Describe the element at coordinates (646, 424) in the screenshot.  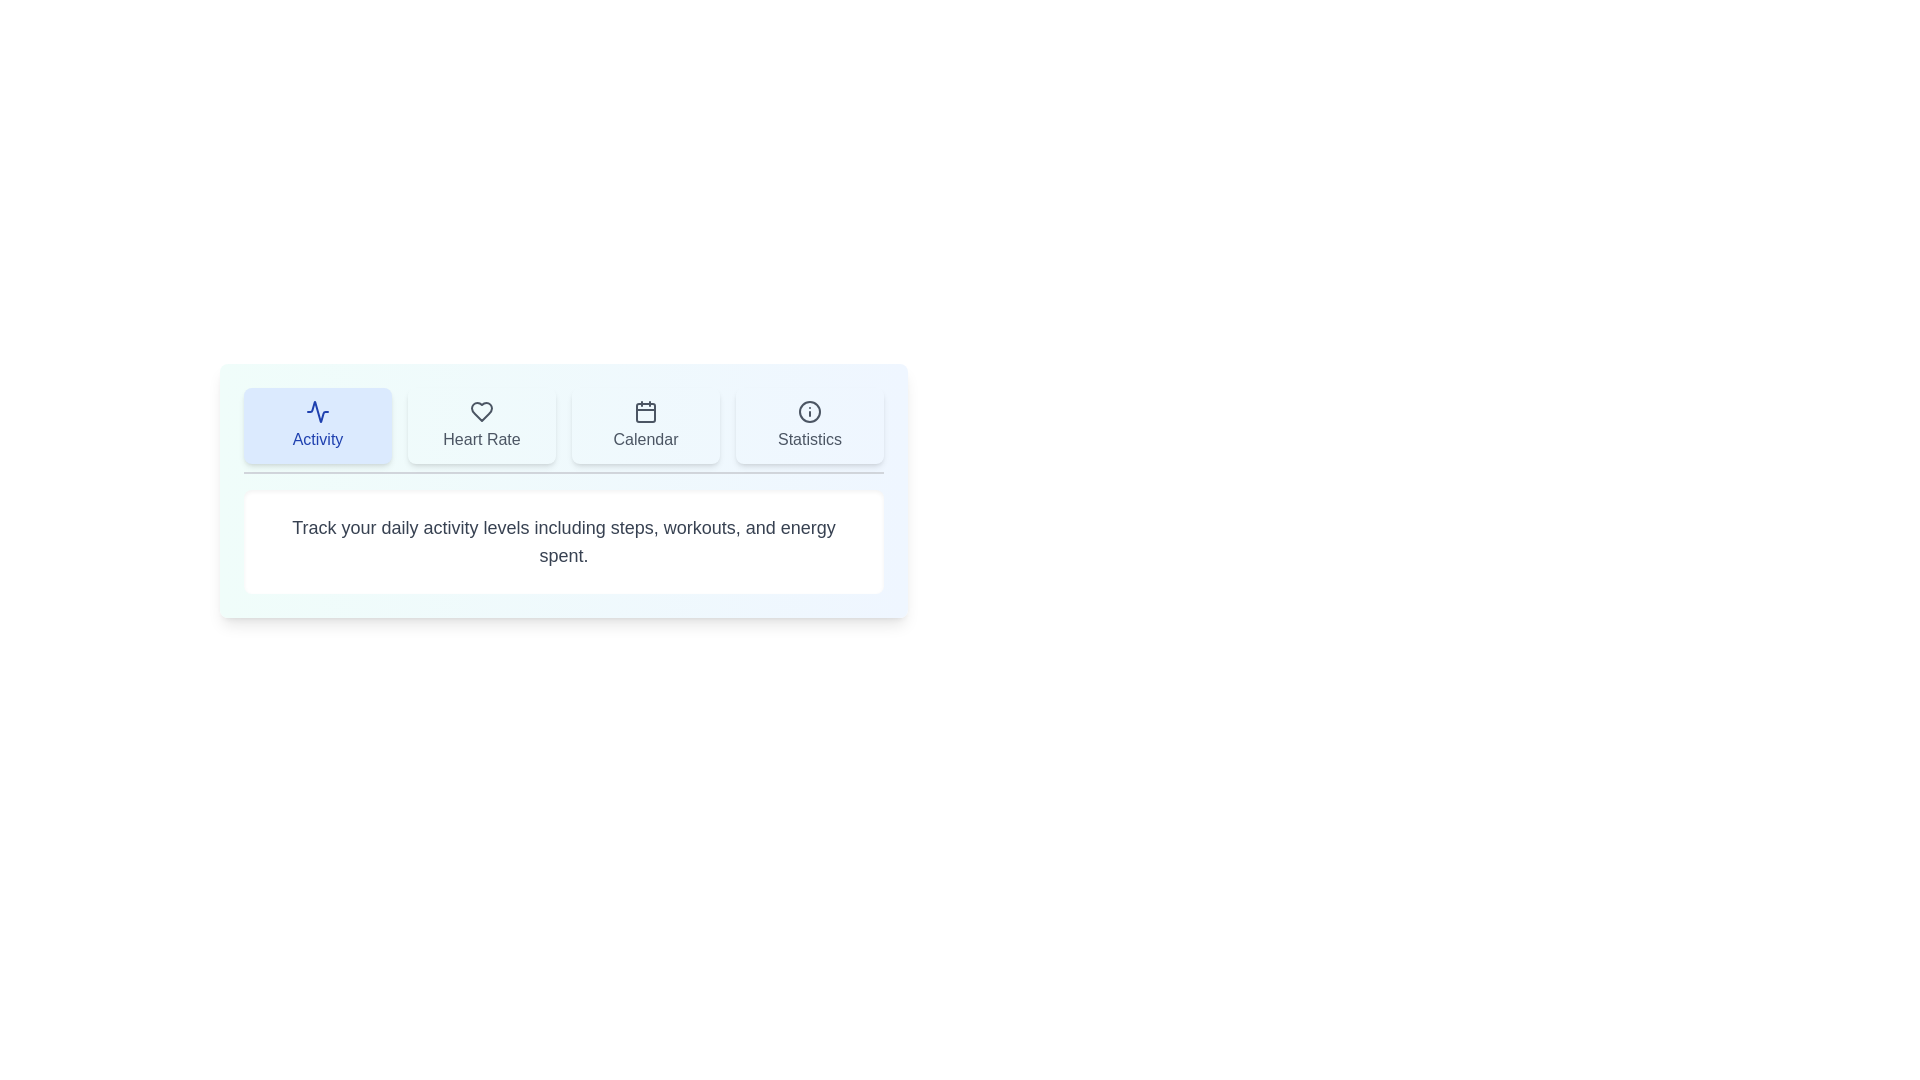
I see `the Calendar tab by clicking on its button` at that location.